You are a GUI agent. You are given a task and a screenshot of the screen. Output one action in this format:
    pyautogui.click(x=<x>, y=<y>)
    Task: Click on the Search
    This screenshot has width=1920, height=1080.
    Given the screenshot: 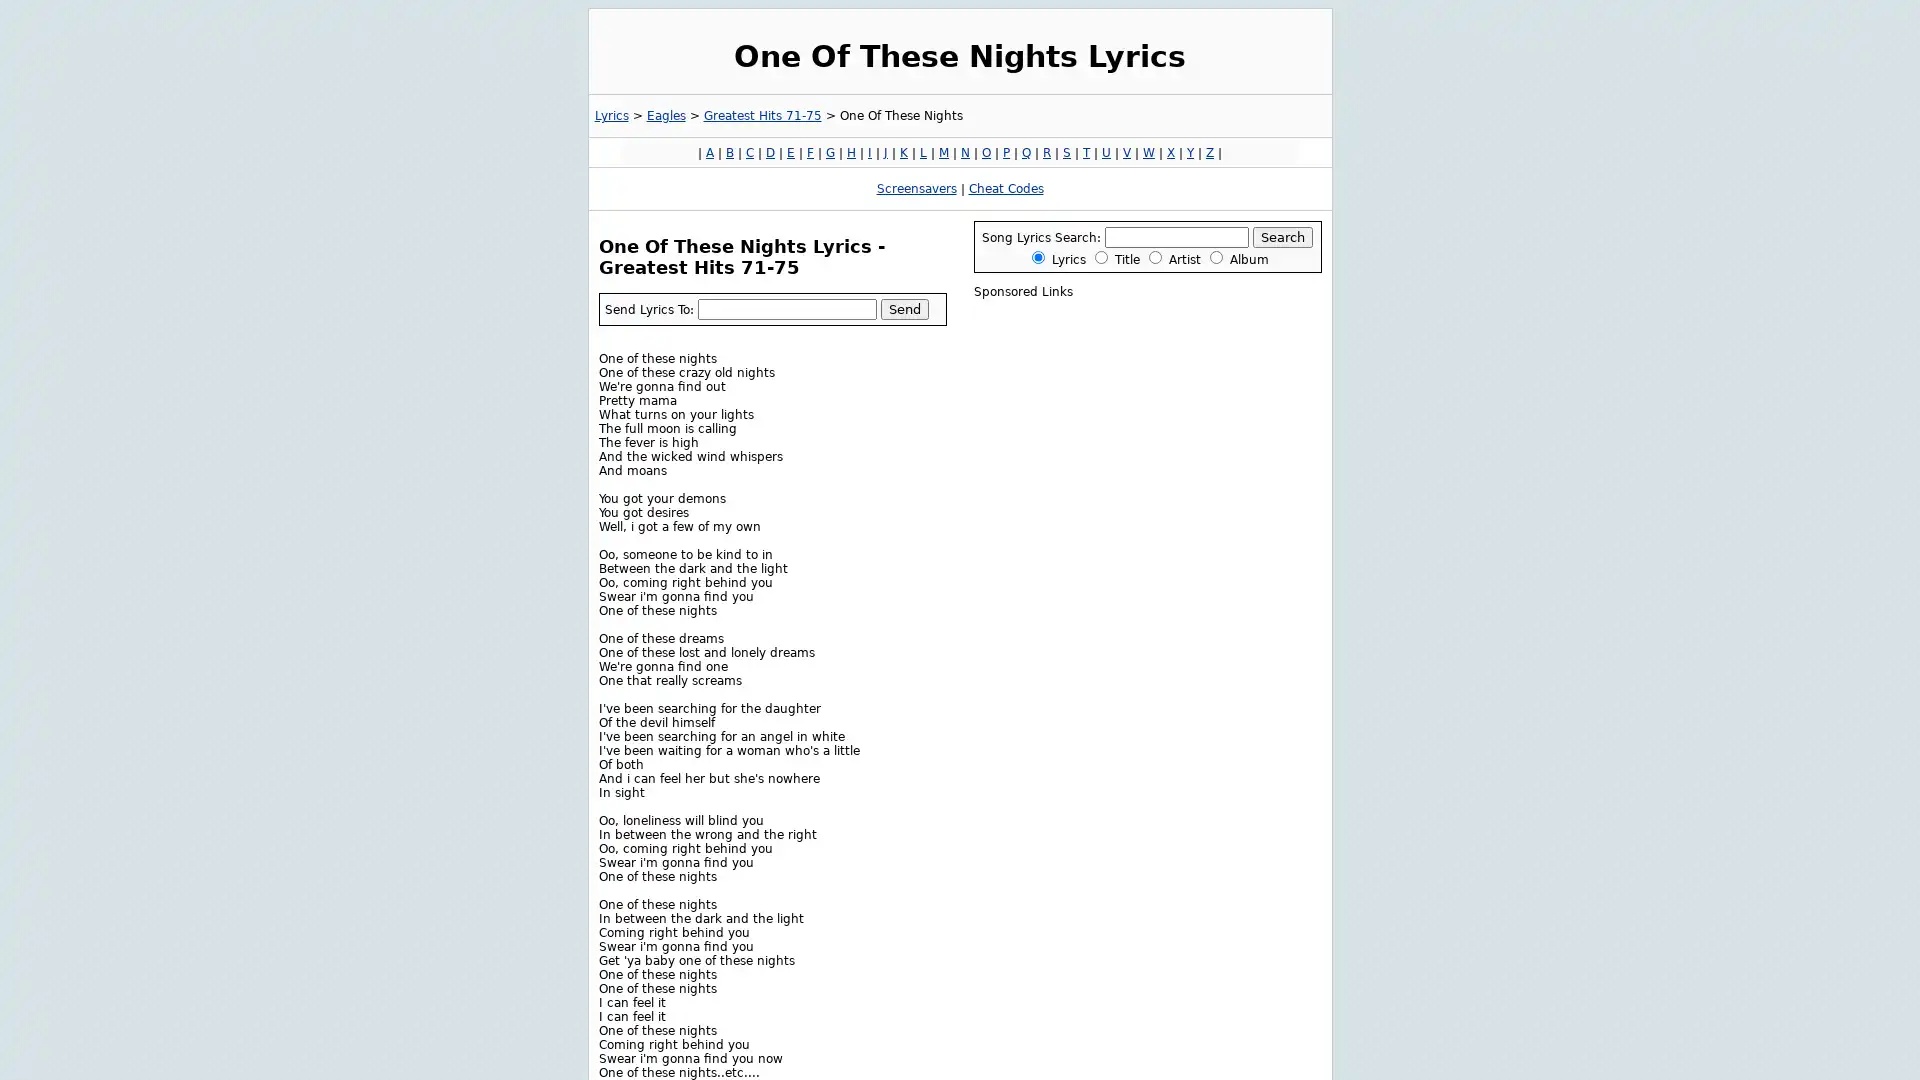 What is the action you would take?
    pyautogui.click(x=1282, y=236)
    